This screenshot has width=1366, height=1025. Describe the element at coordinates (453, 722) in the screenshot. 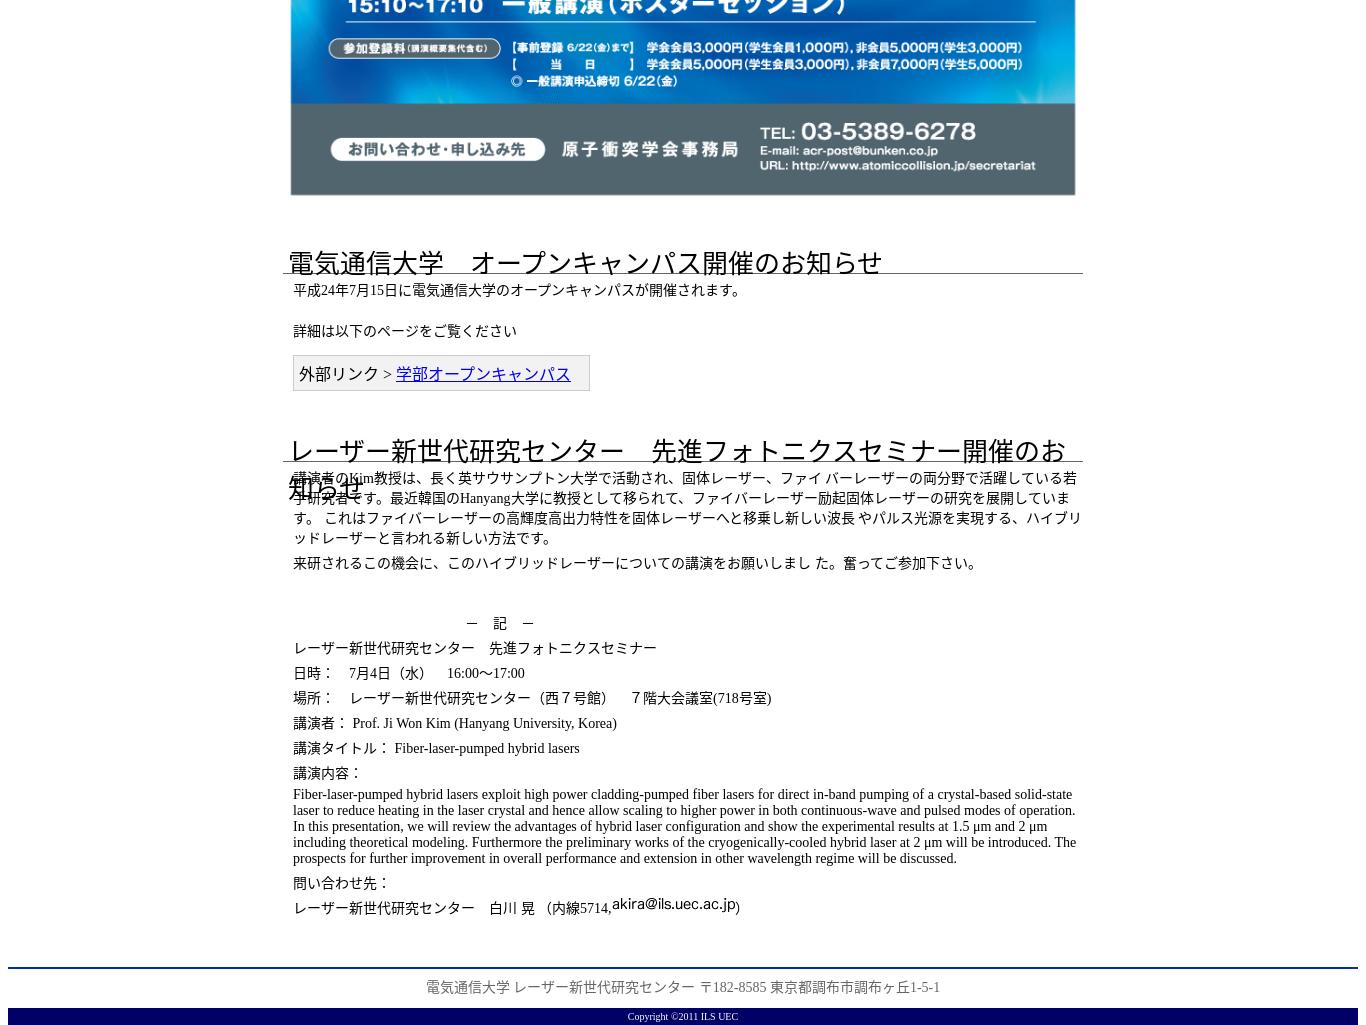

I see `'講演者：  Prof. Ji Won Kim (Hanyang University, Korea)'` at that location.